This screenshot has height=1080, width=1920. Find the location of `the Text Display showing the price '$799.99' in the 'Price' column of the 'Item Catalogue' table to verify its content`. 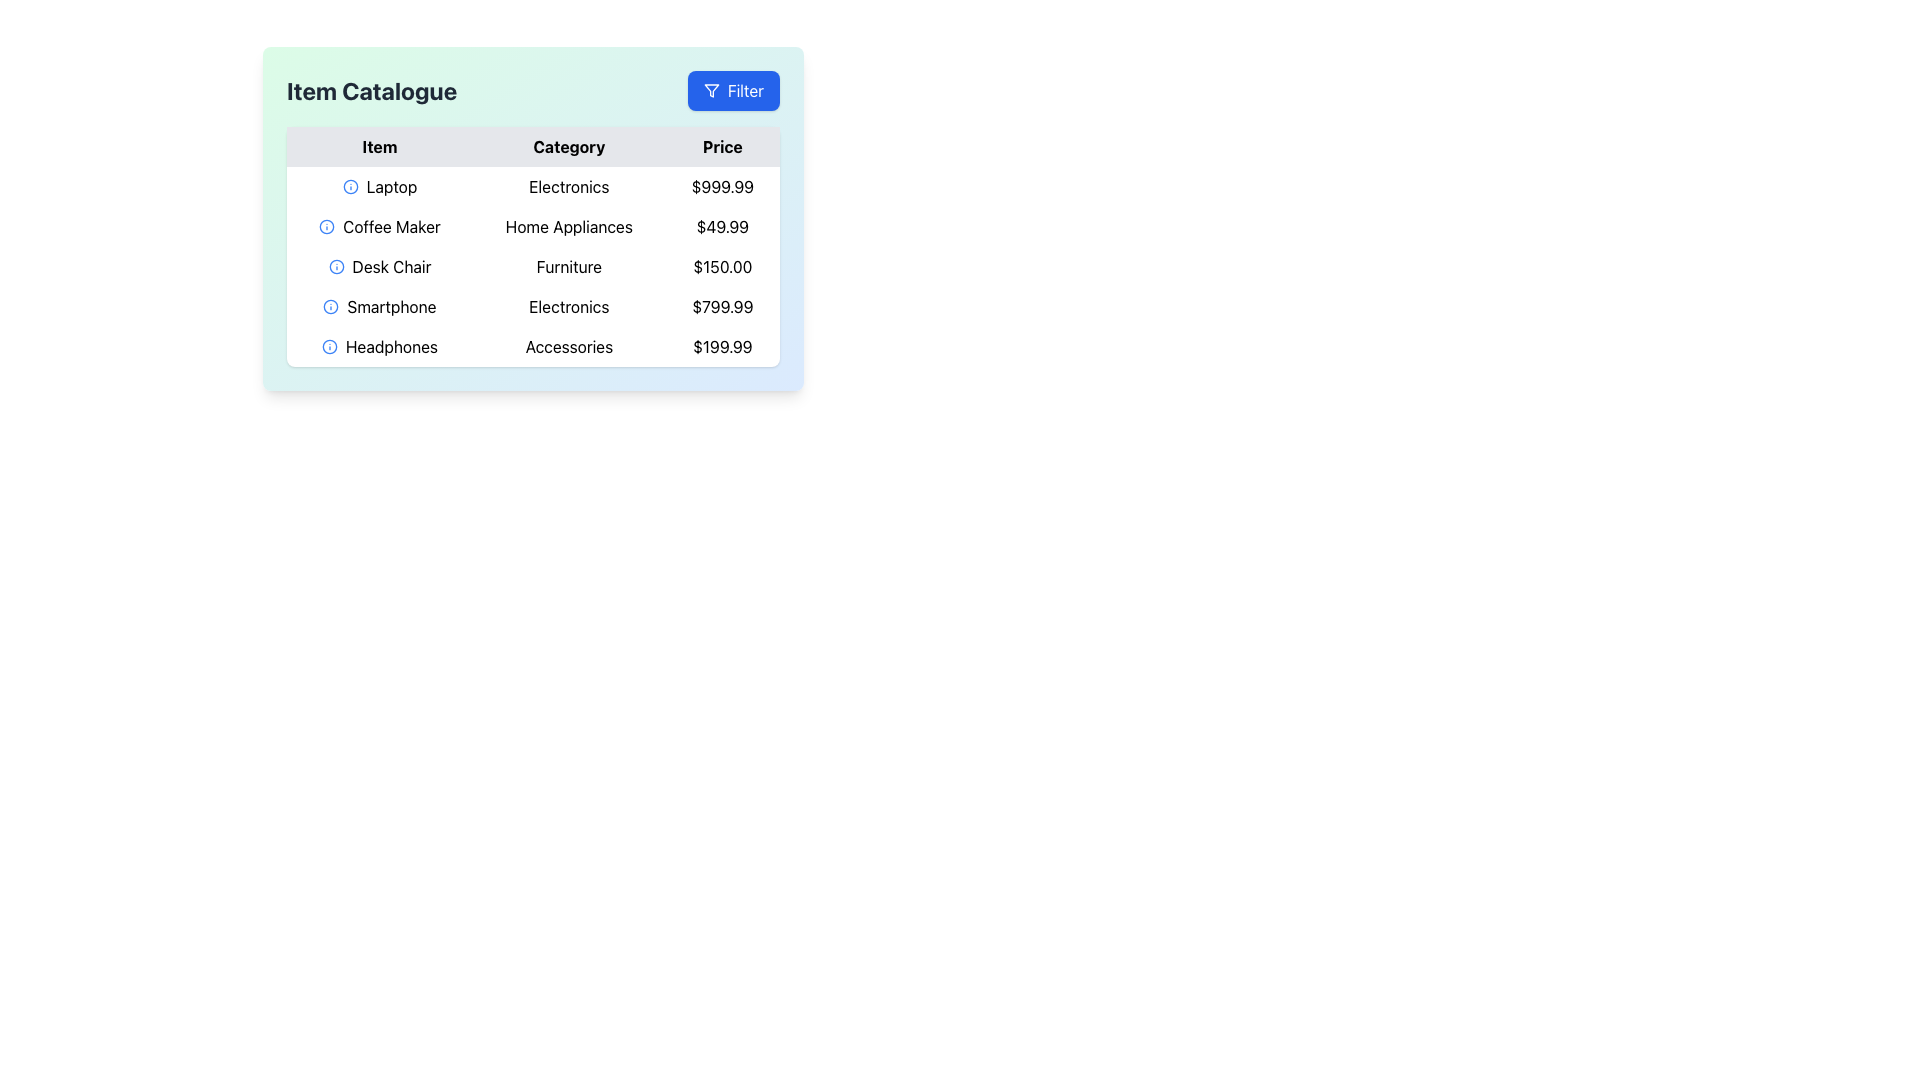

the Text Display showing the price '$799.99' in the 'Price' column of the 'Item Catalogue' table to verify its content is located at coordinates (721, 307).